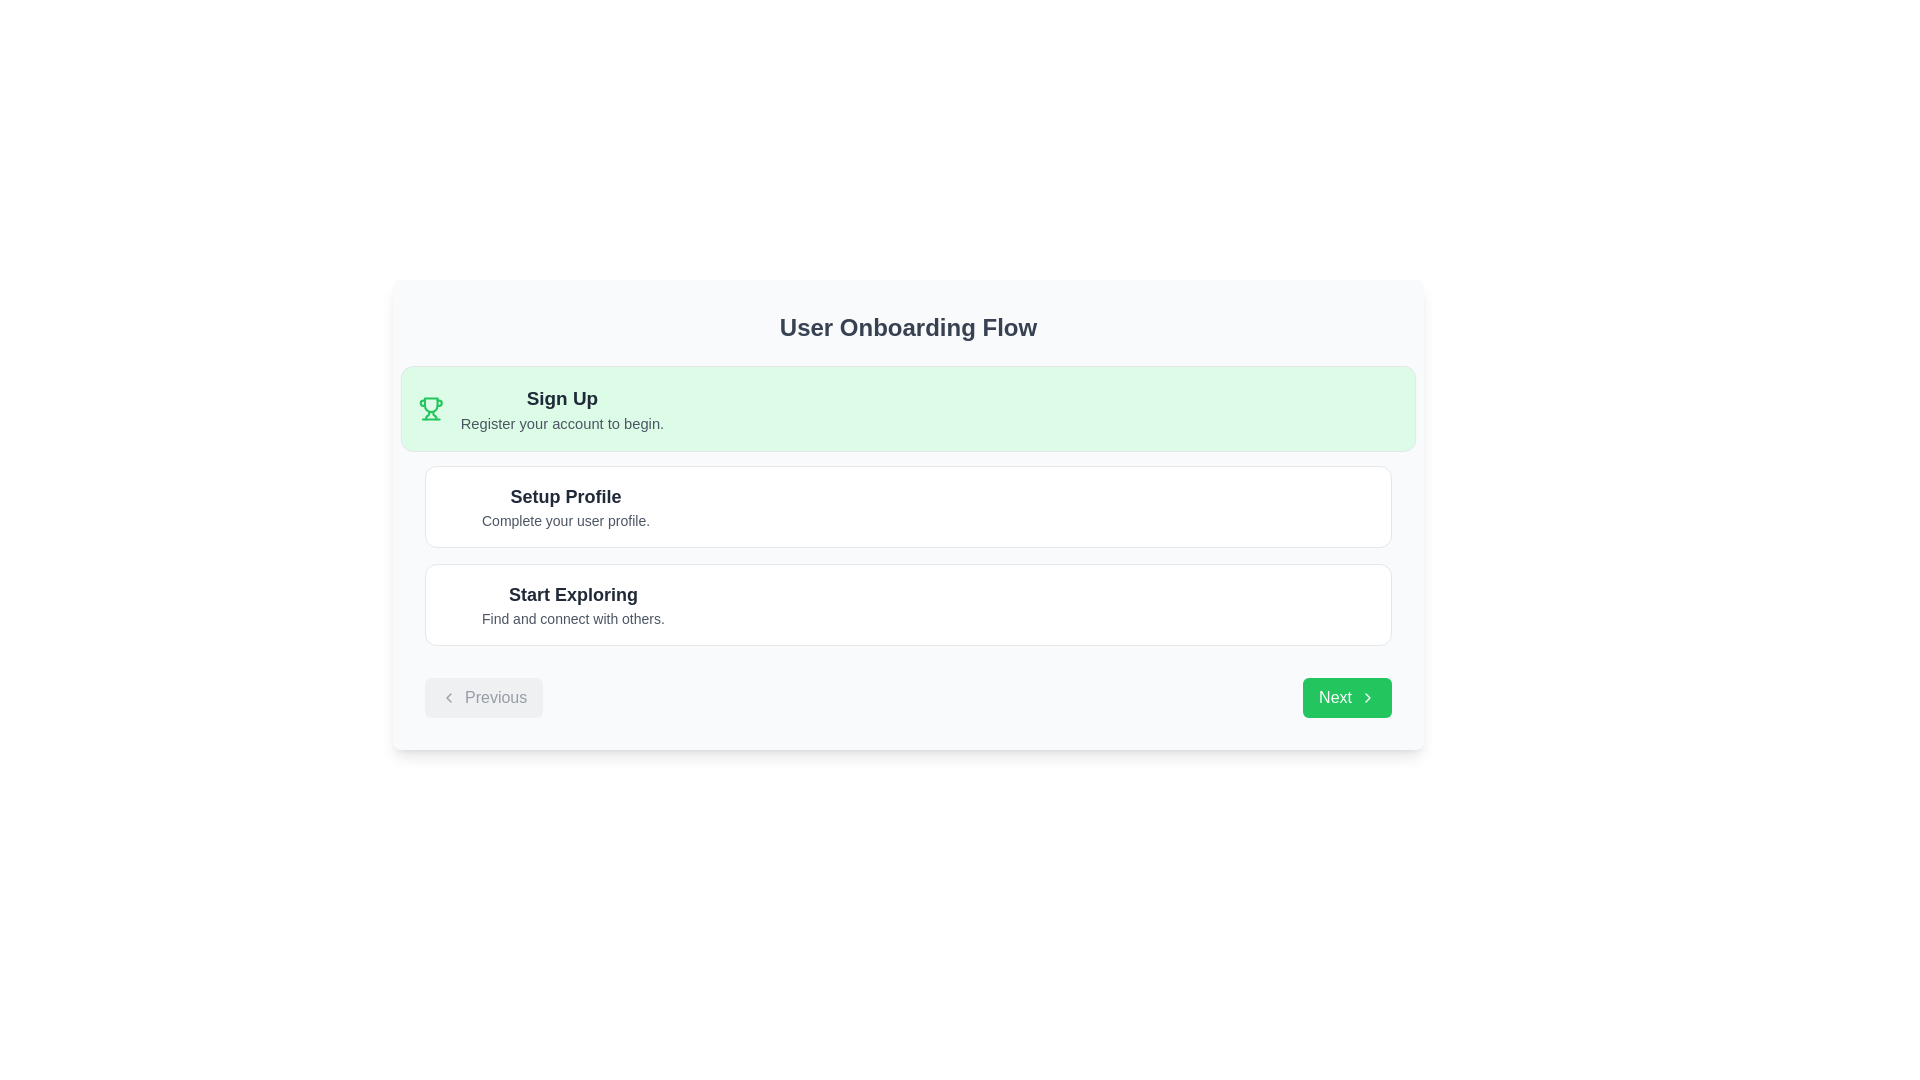  What do you see at coordinates (560, 407) in the screenshot?
I see `the text block representing the first step in the user onboarding process, which is part of a green rectangular block located on the left-center of the interface` at bounding box center [560, 407].